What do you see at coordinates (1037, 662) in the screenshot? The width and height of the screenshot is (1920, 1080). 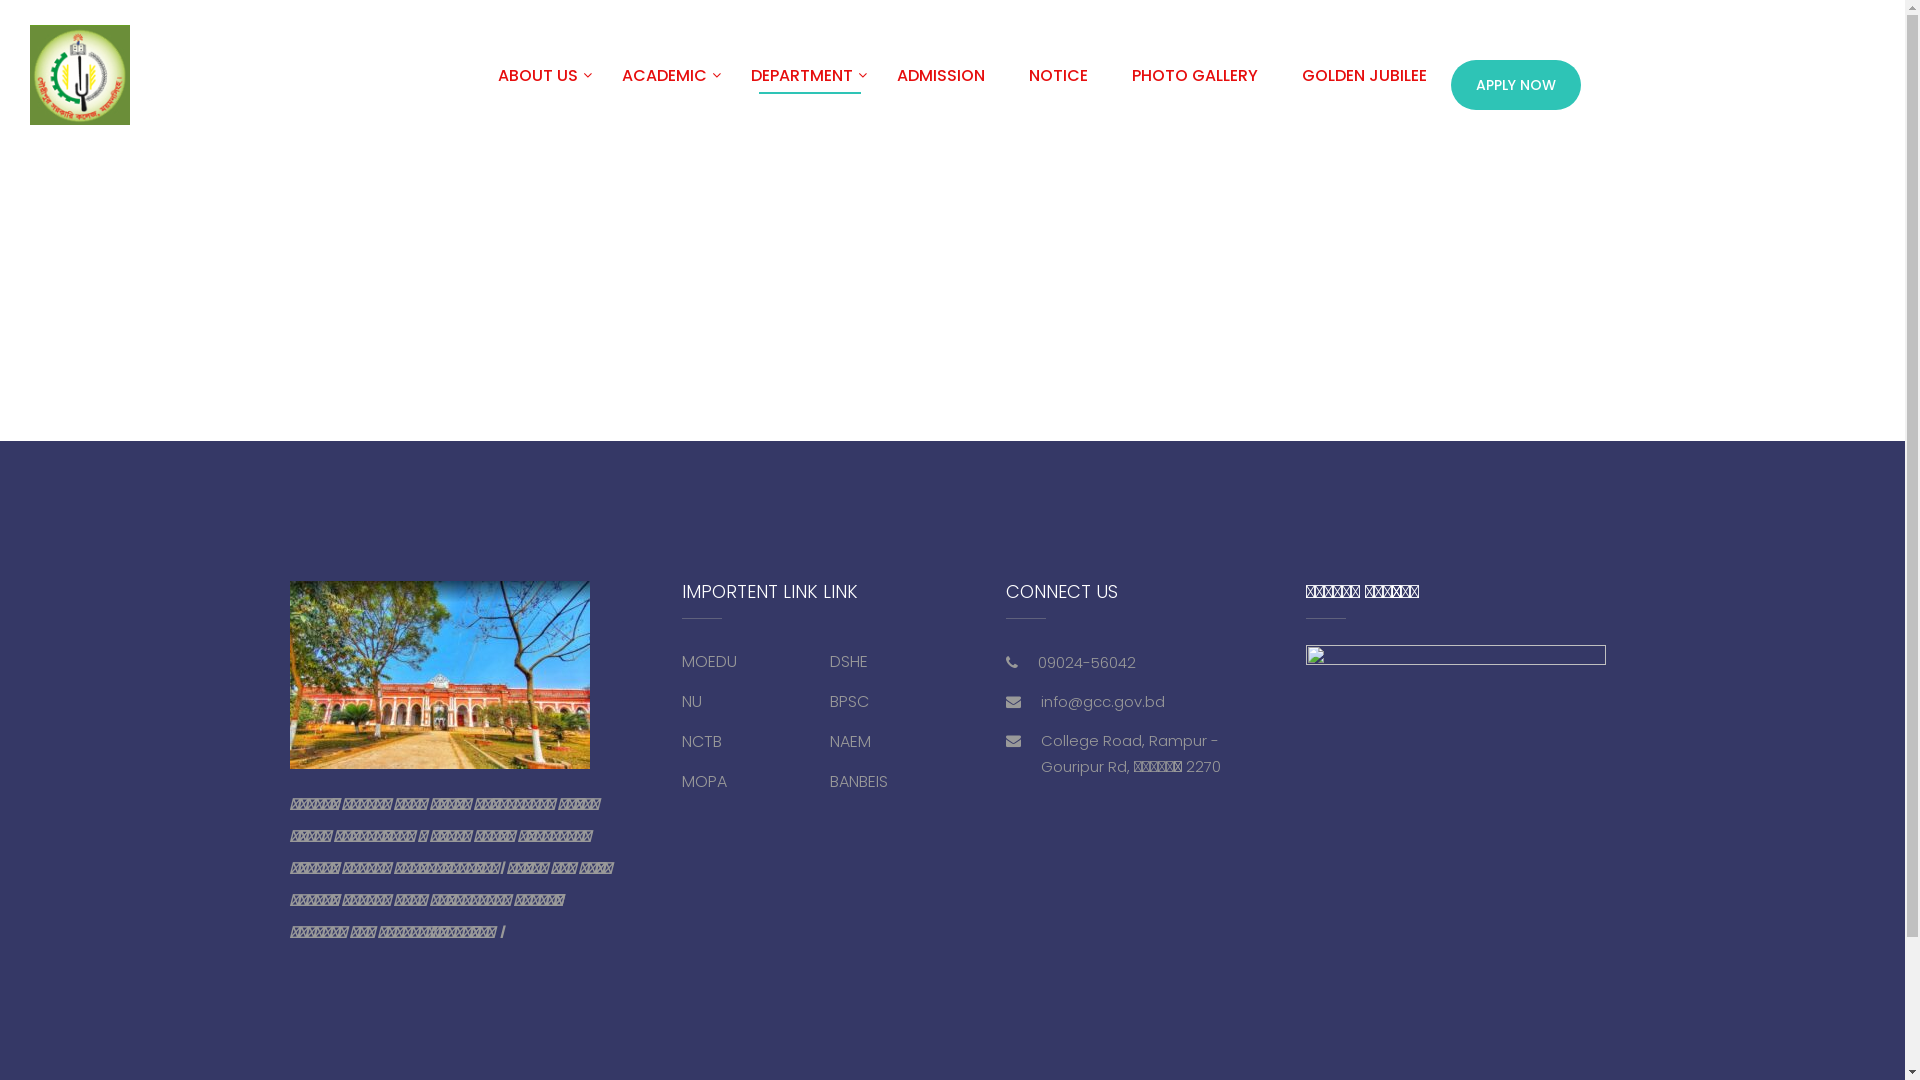 I see `'09024-56042'` at bounding box center [1037, 662].